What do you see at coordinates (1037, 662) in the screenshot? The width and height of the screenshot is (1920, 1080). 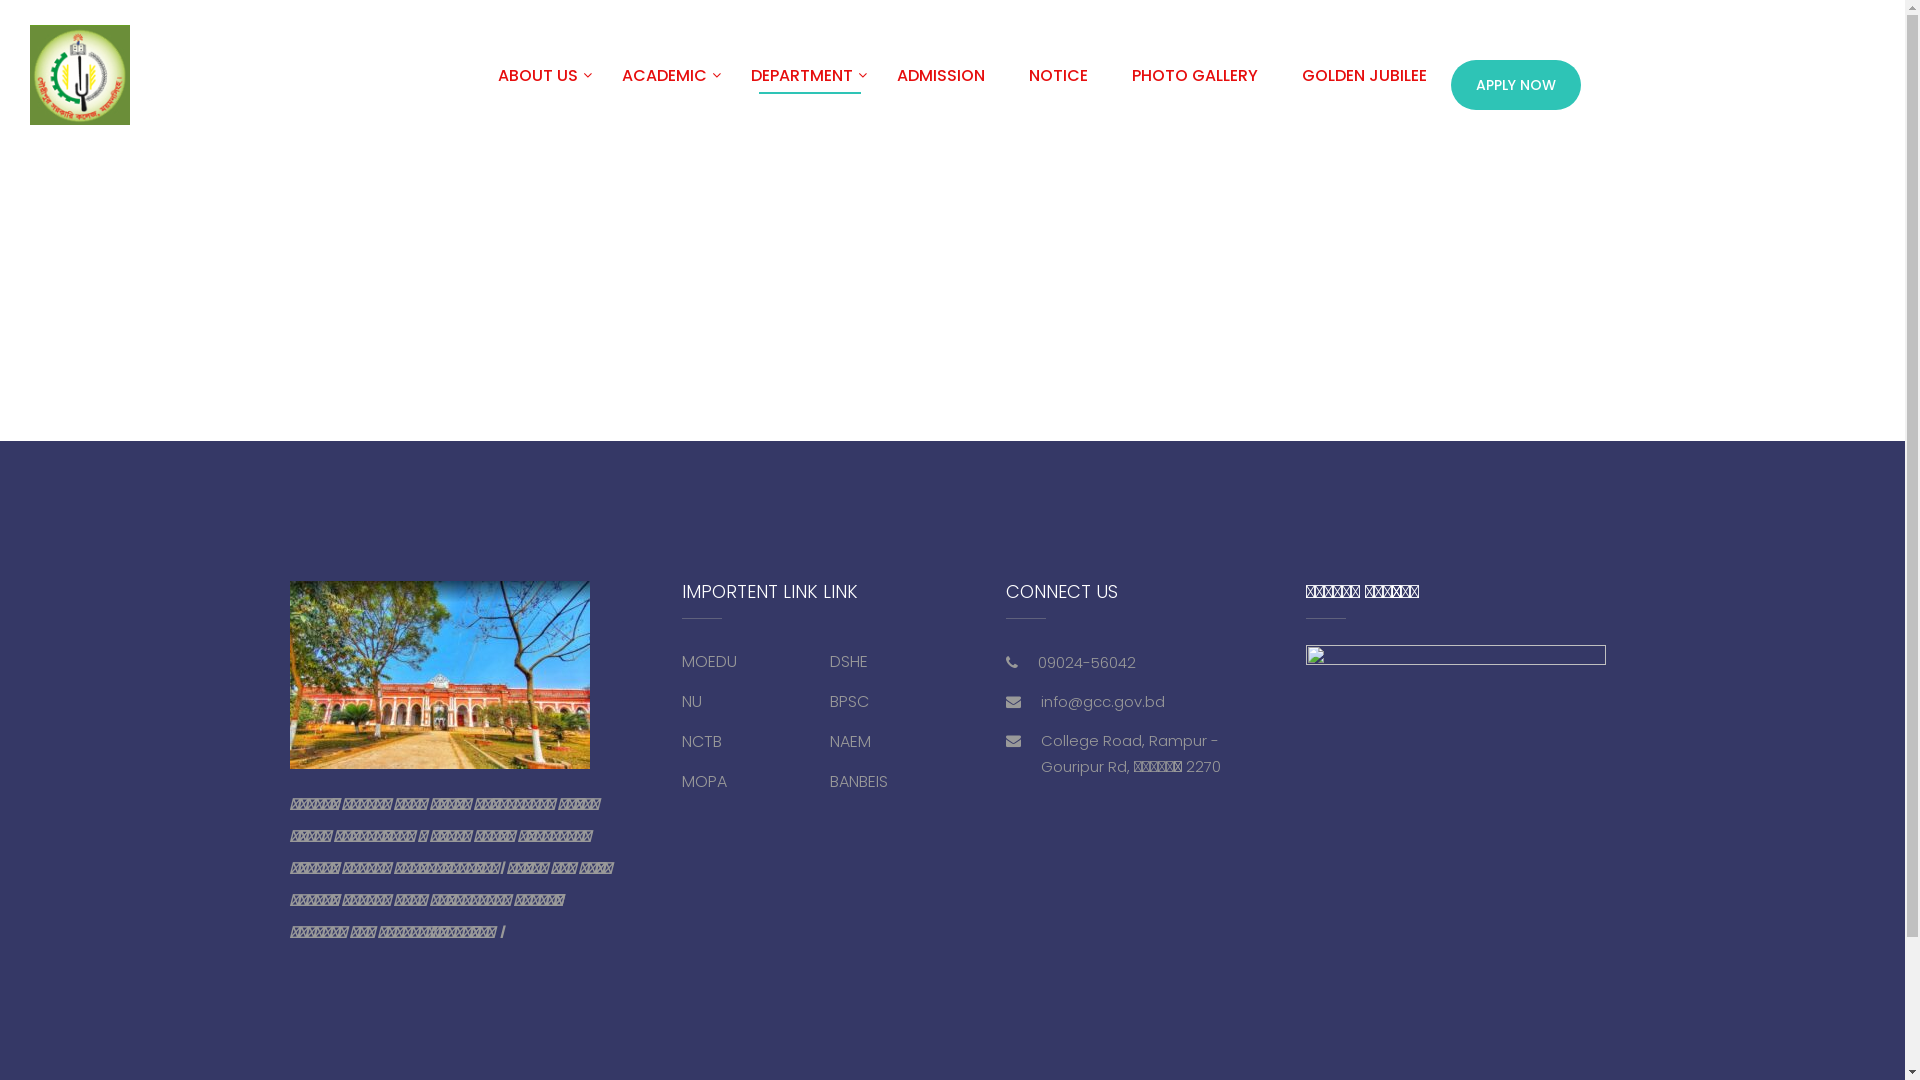 I see `'09024-56042'` at bounding box center [1037, 662].